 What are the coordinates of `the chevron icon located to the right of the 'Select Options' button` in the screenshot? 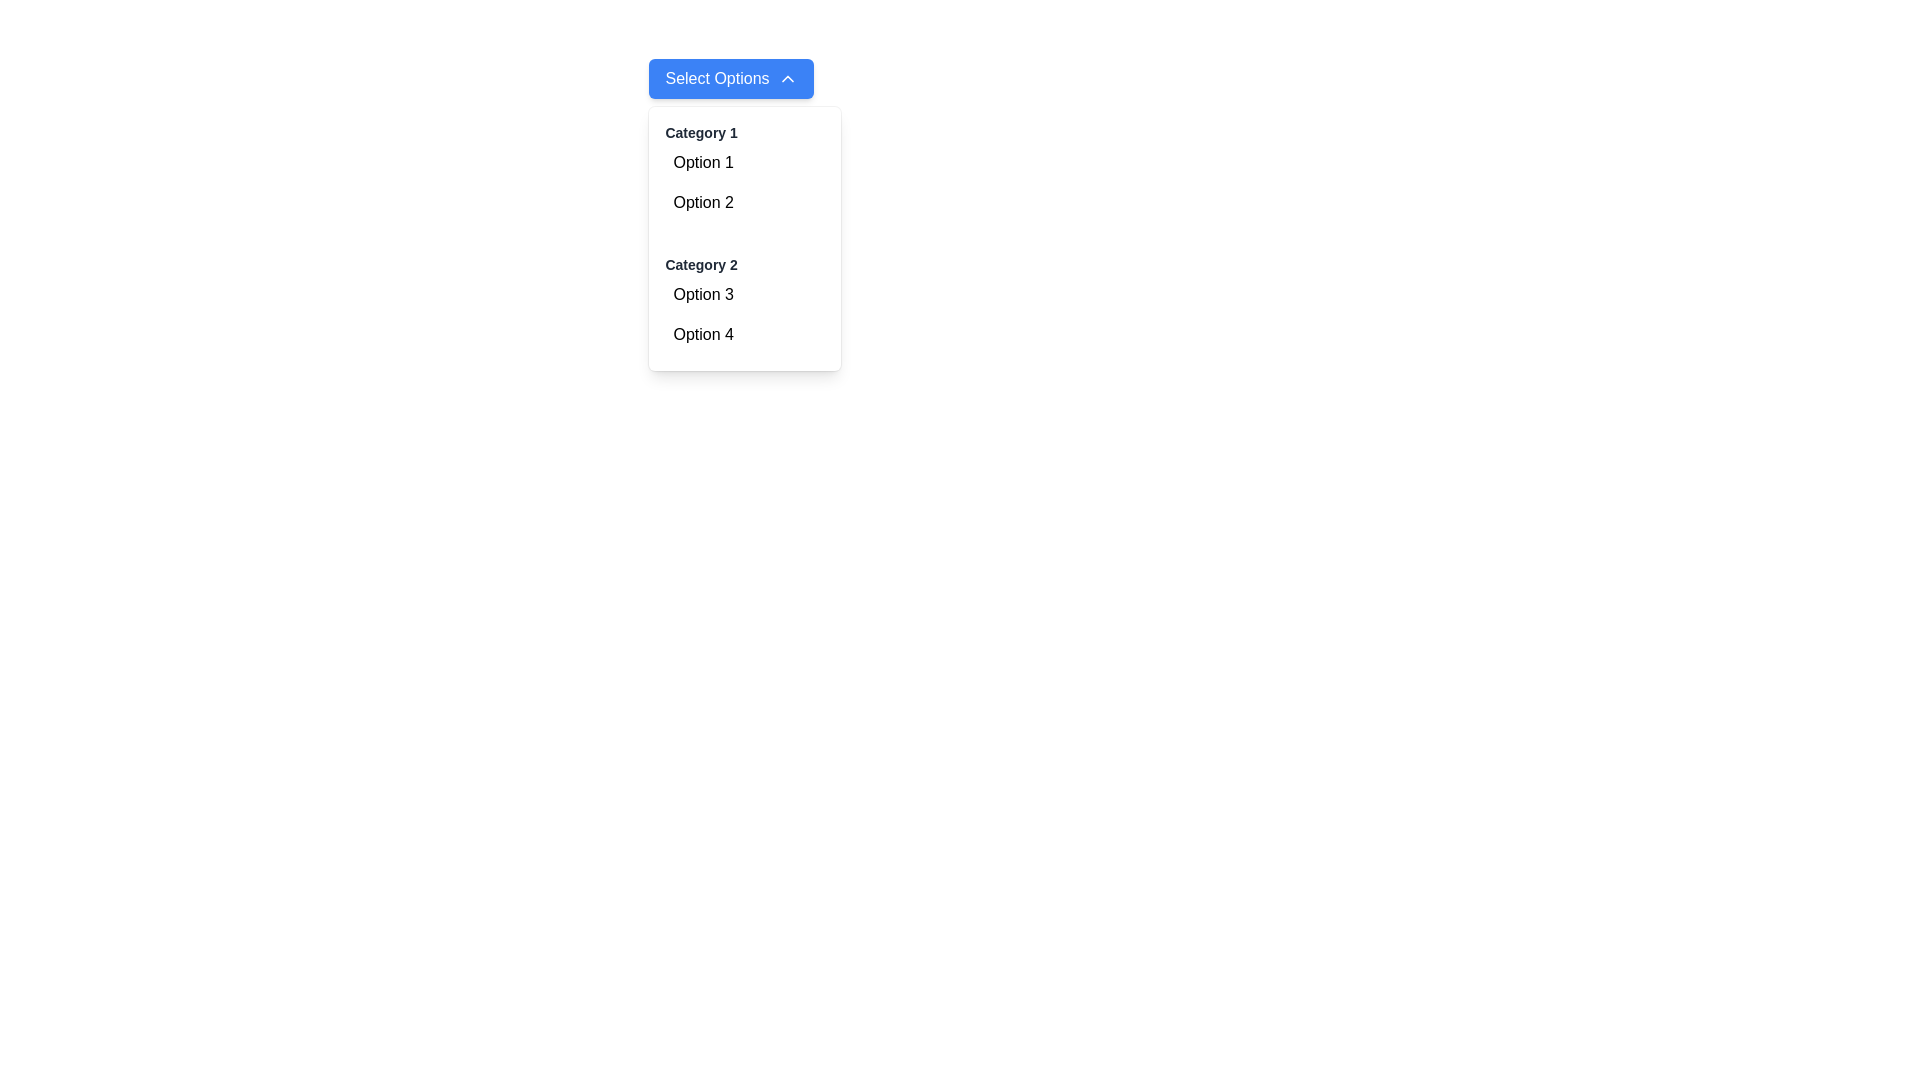 It's located at (786, 77).